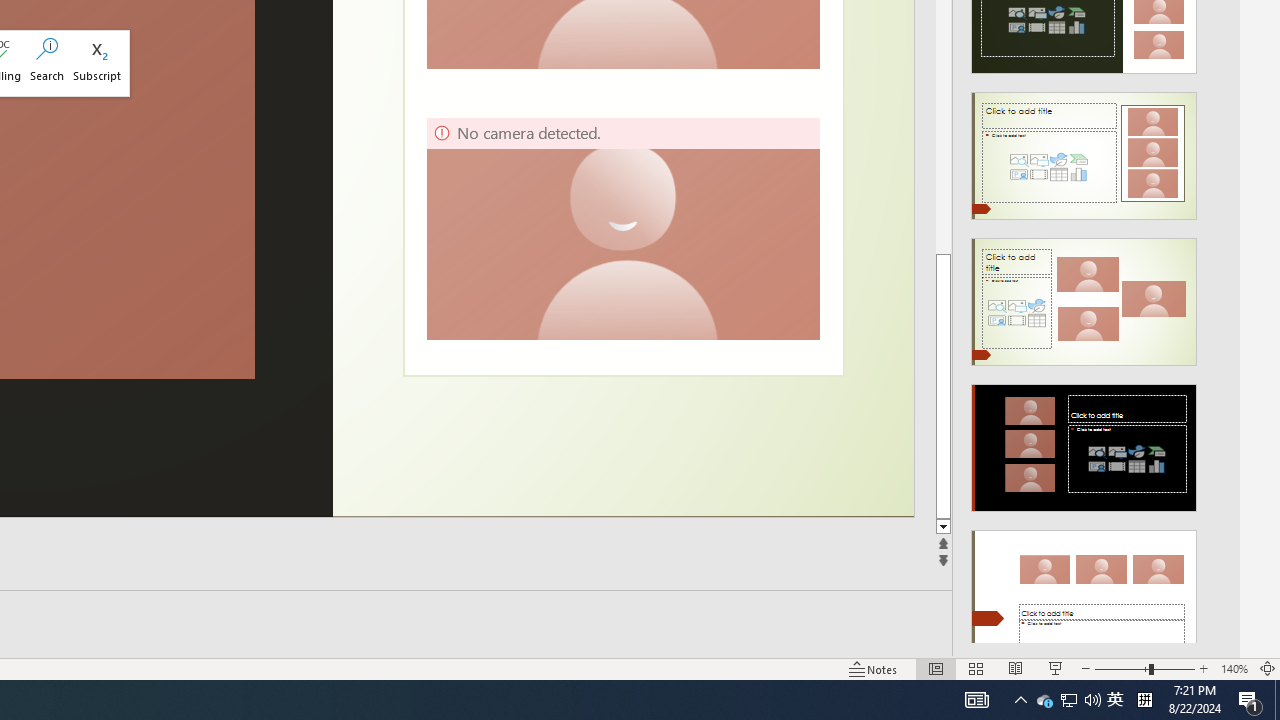 The width and height of the screenshot is (1280, 720). I want to click on 'Camera 4, No camera detected.', so click(622, 227).